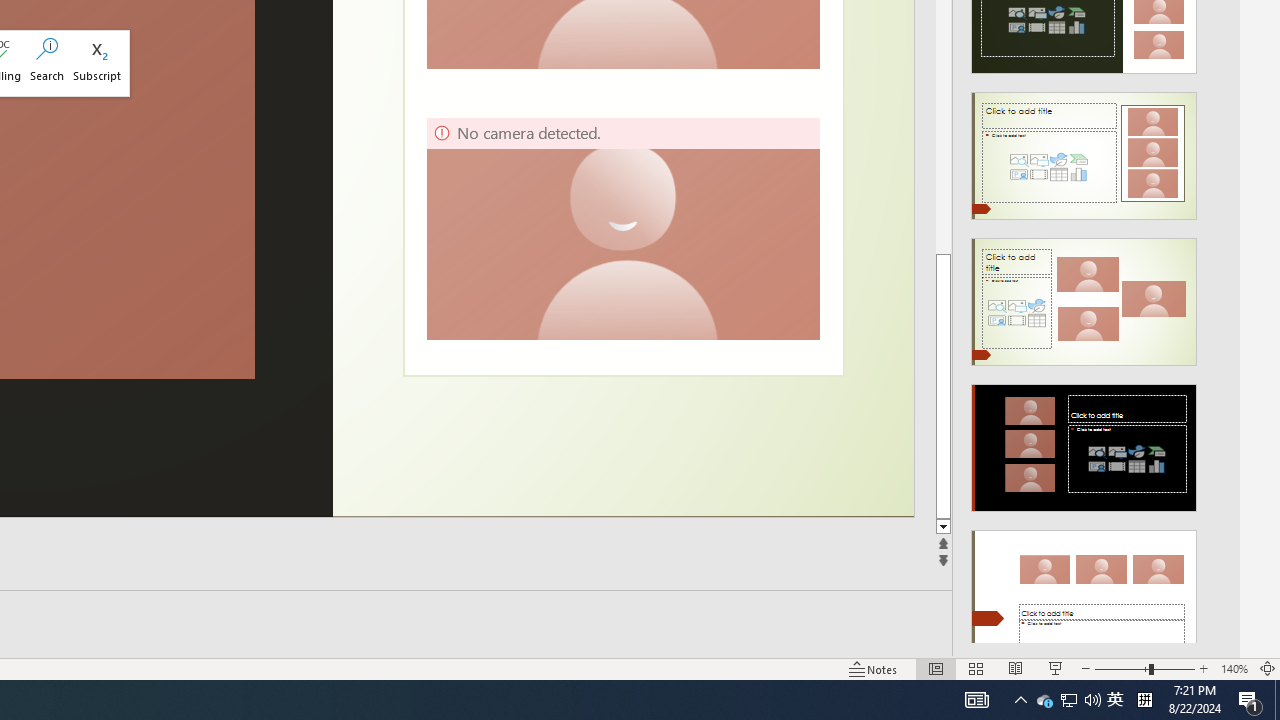 The width and height of the screenshot is (1280, 720). I want to click on 'Camera 4, No camera detected.', so click(622, 227).